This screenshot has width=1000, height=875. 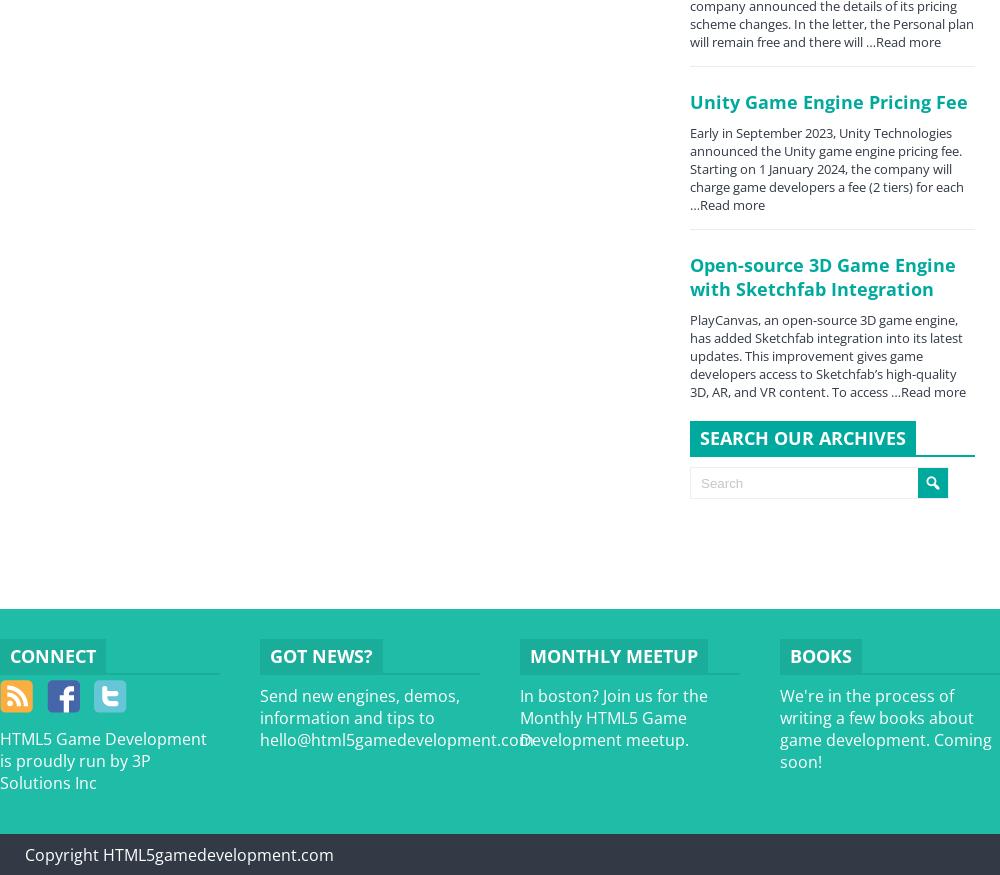 I want to click on 'HTML5 Game Development meetup.', so click(x=603, y=728).